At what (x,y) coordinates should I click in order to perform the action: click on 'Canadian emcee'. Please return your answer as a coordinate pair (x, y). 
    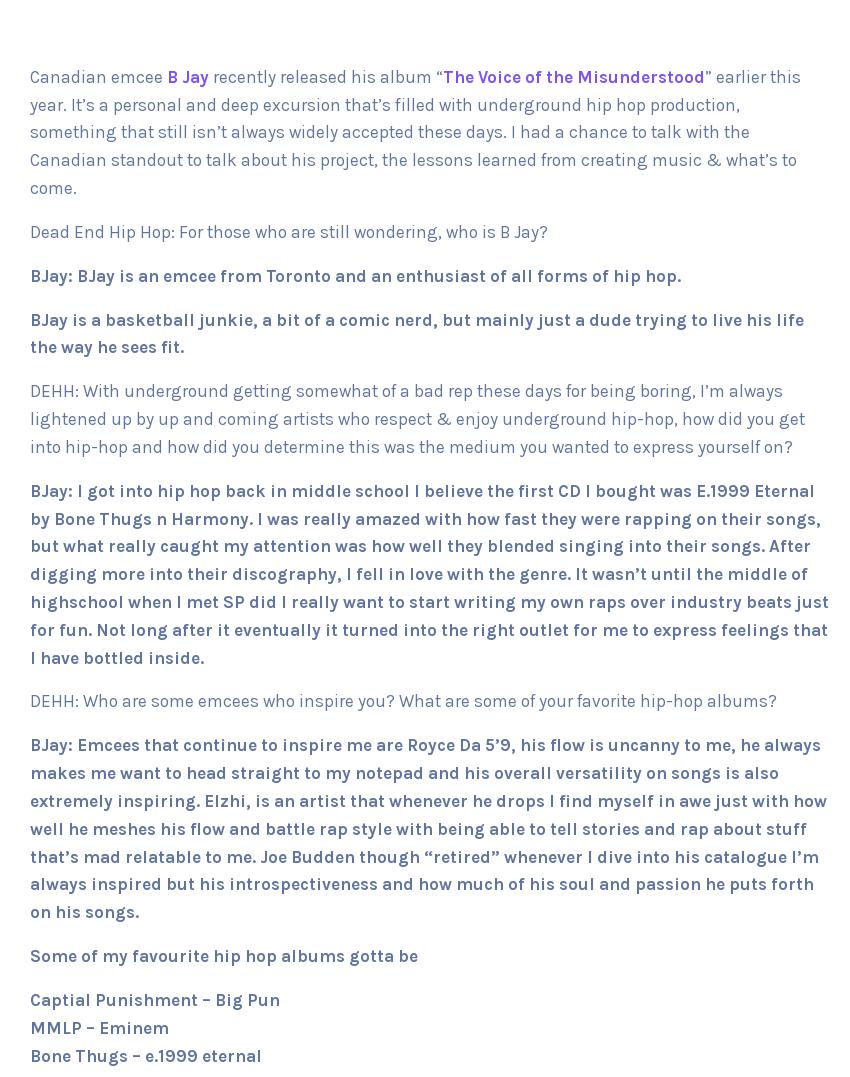
    Looking at the image, I should click on (29, 76).